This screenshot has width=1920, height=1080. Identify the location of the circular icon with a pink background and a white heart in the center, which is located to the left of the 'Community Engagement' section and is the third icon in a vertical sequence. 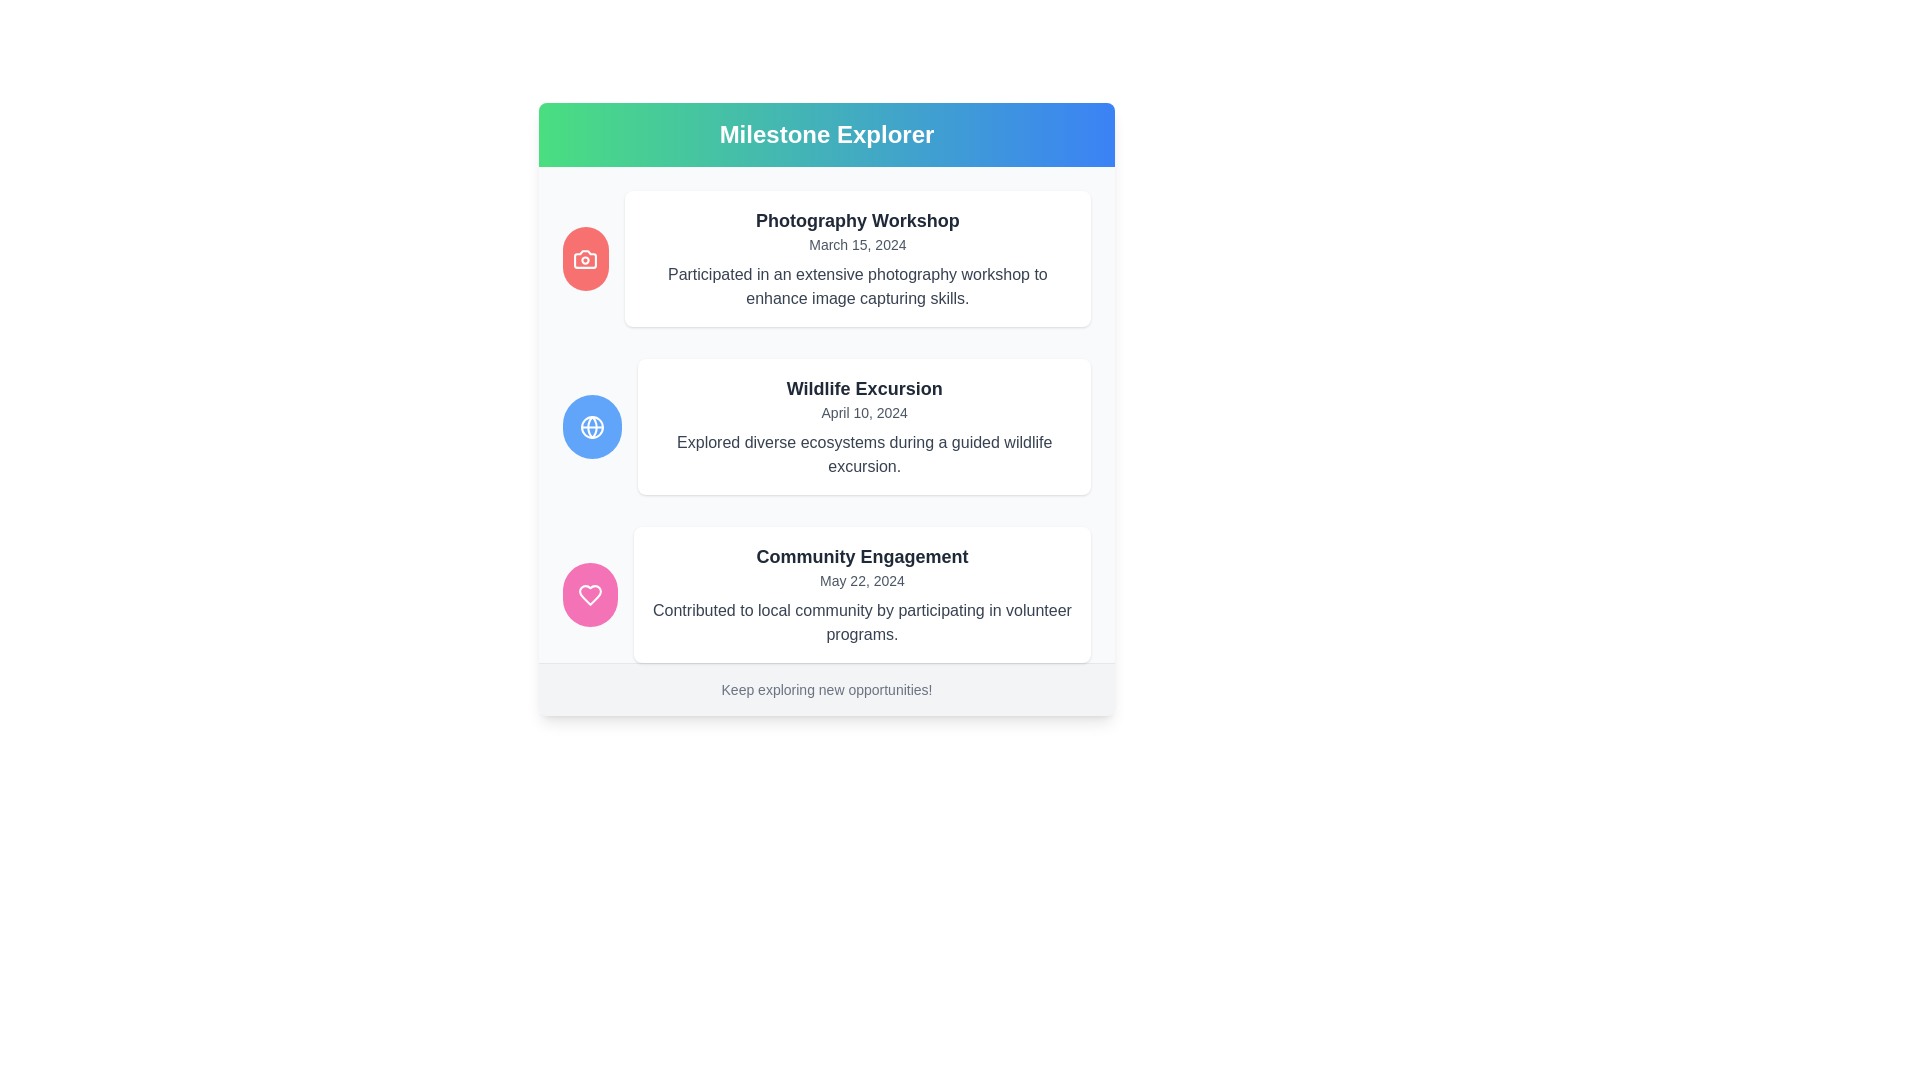
(589, 593).